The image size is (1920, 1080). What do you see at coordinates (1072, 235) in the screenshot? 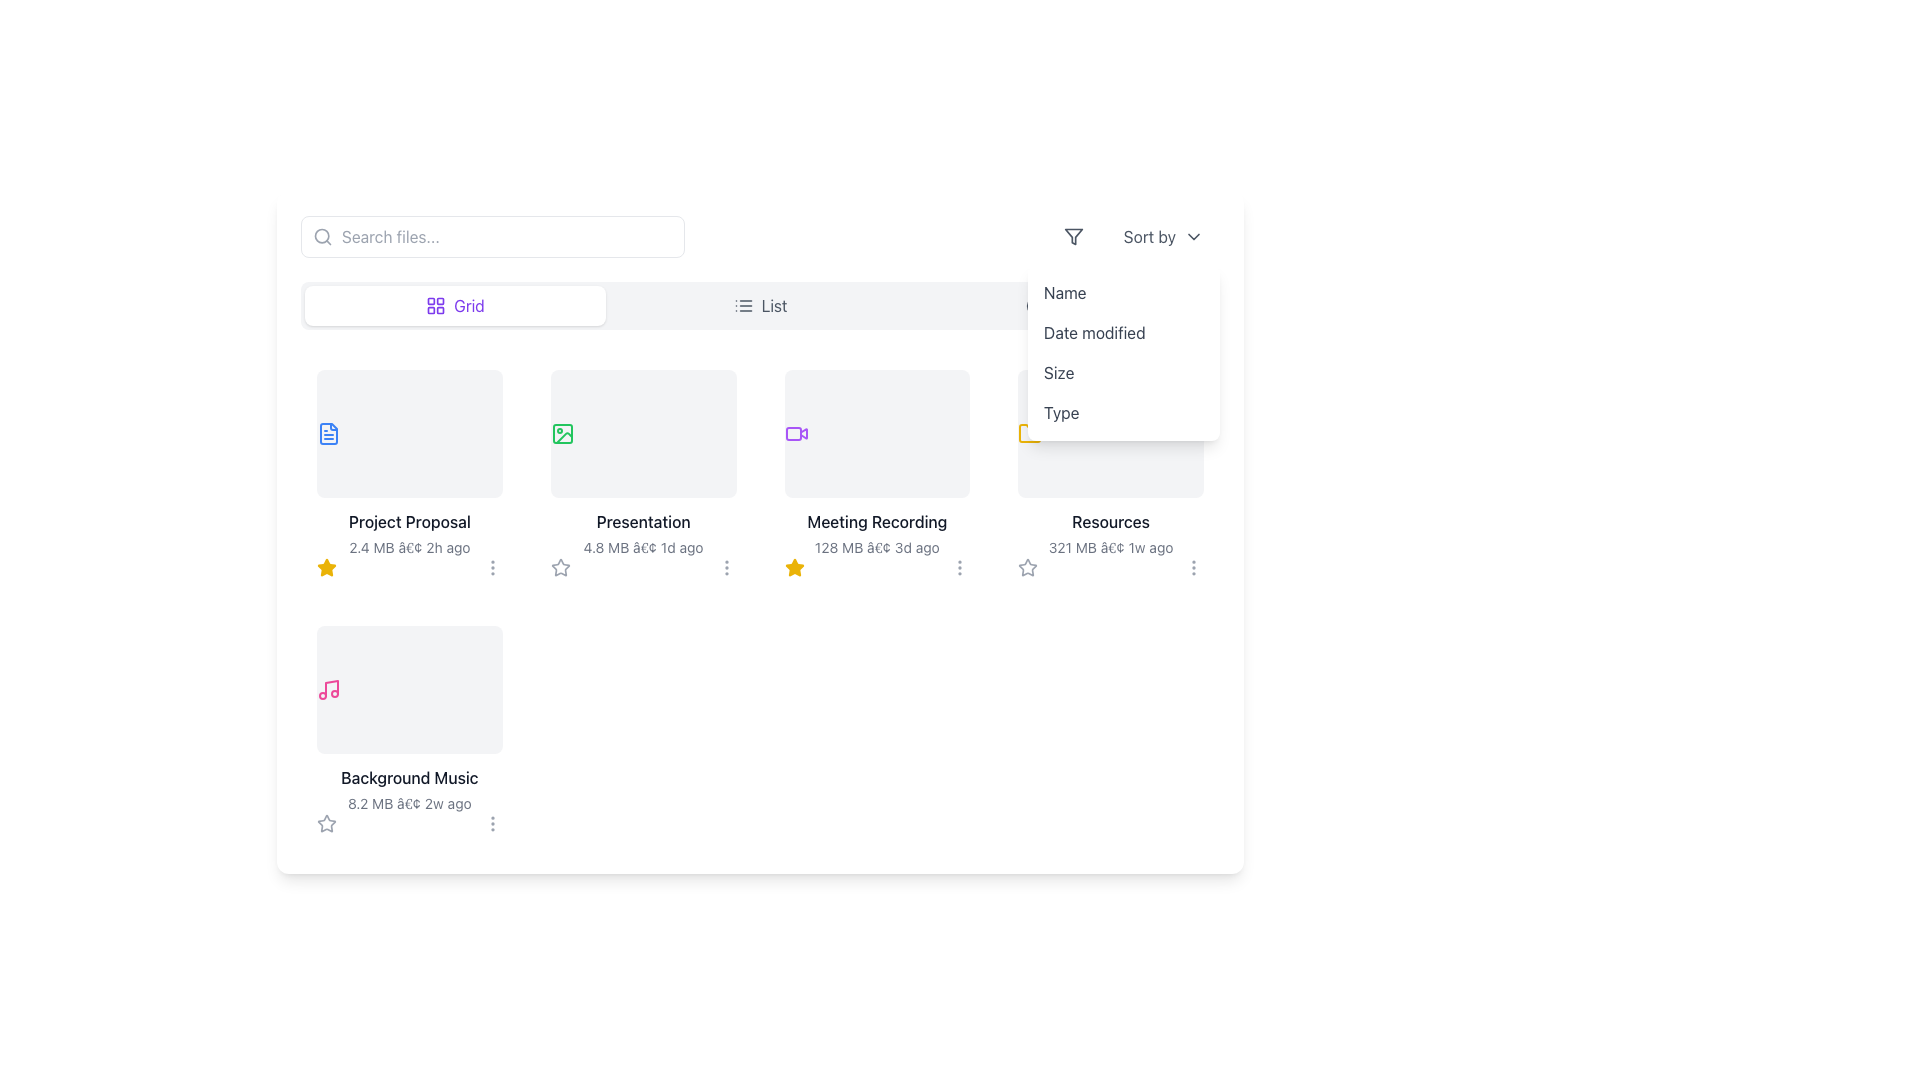
I see `the Graphical Icon that signifies filtering options in the top-right portion of the interface` at bounding box center [1072, 235].